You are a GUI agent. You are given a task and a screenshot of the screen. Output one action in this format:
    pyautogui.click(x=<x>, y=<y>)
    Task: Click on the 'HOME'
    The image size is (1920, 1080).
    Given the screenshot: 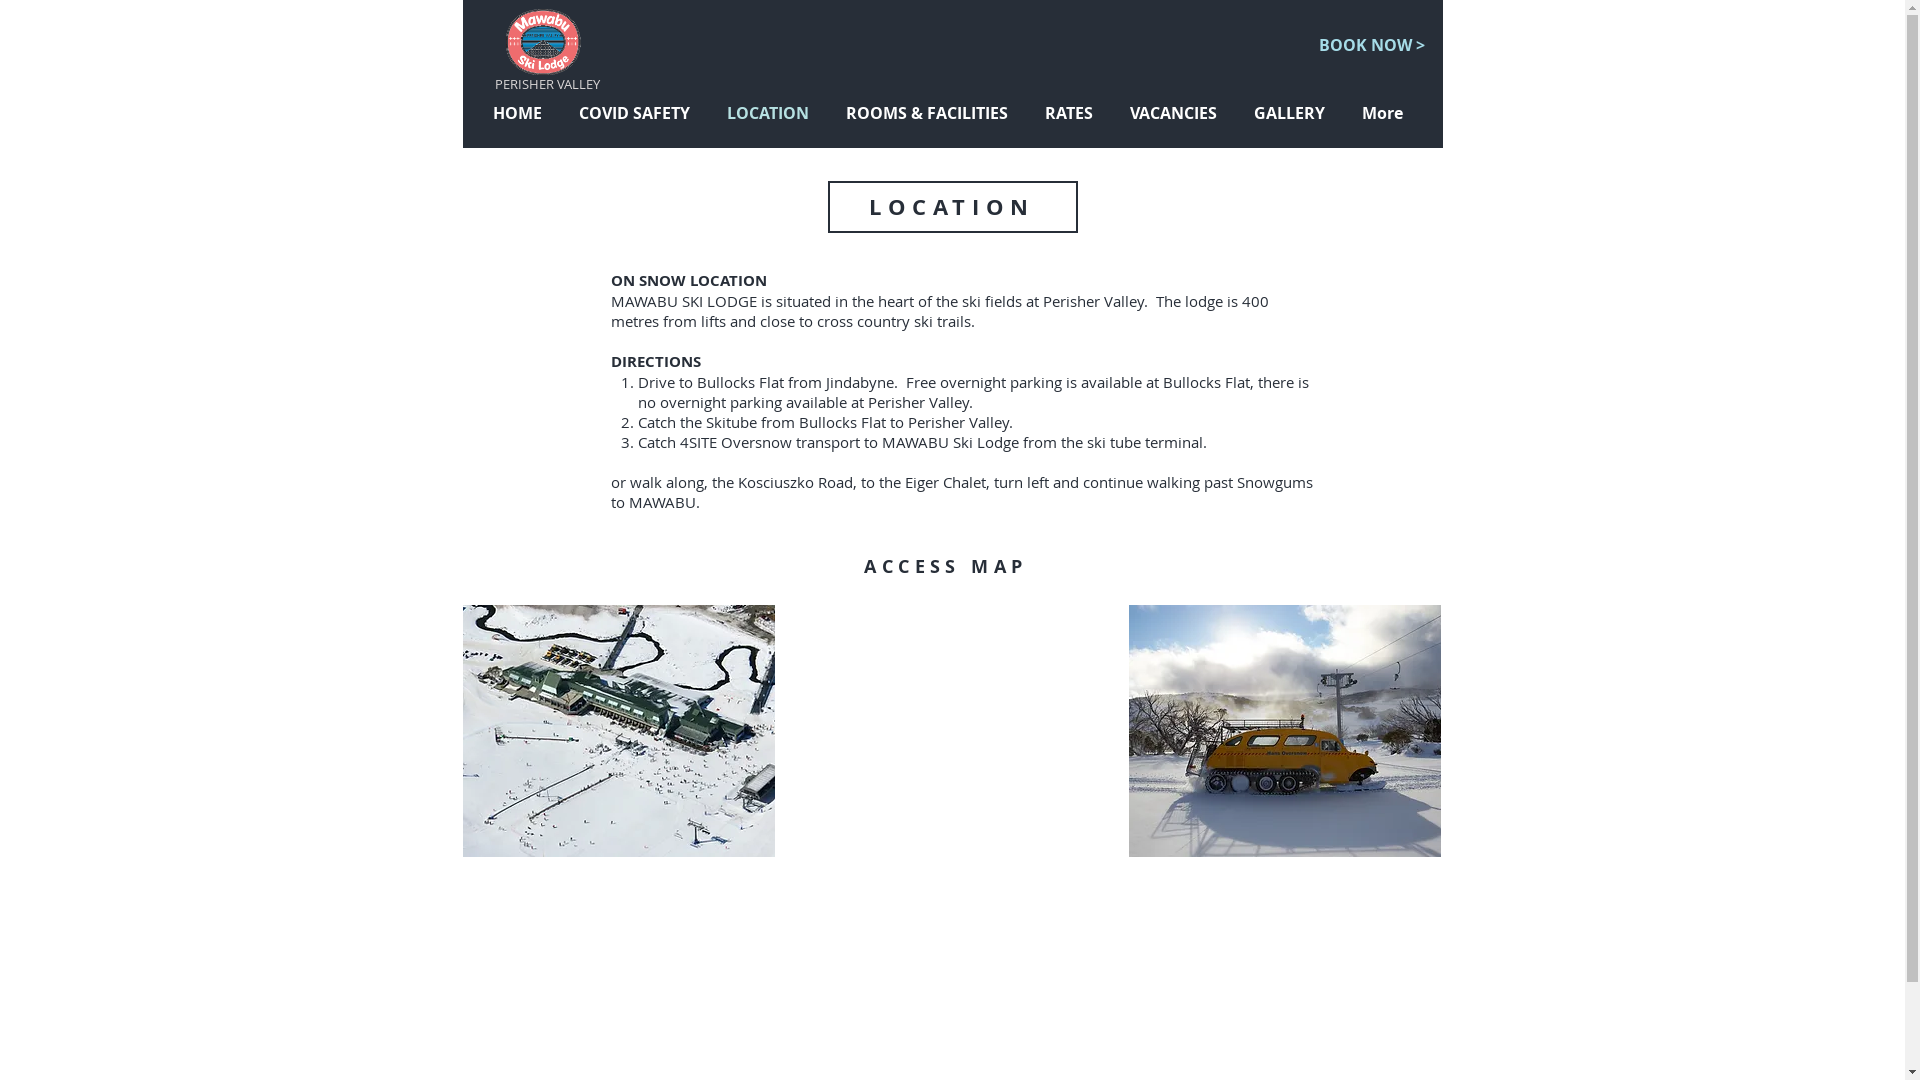 What is the action you would take?
    pyautogui.click(x=521, y=113)
    